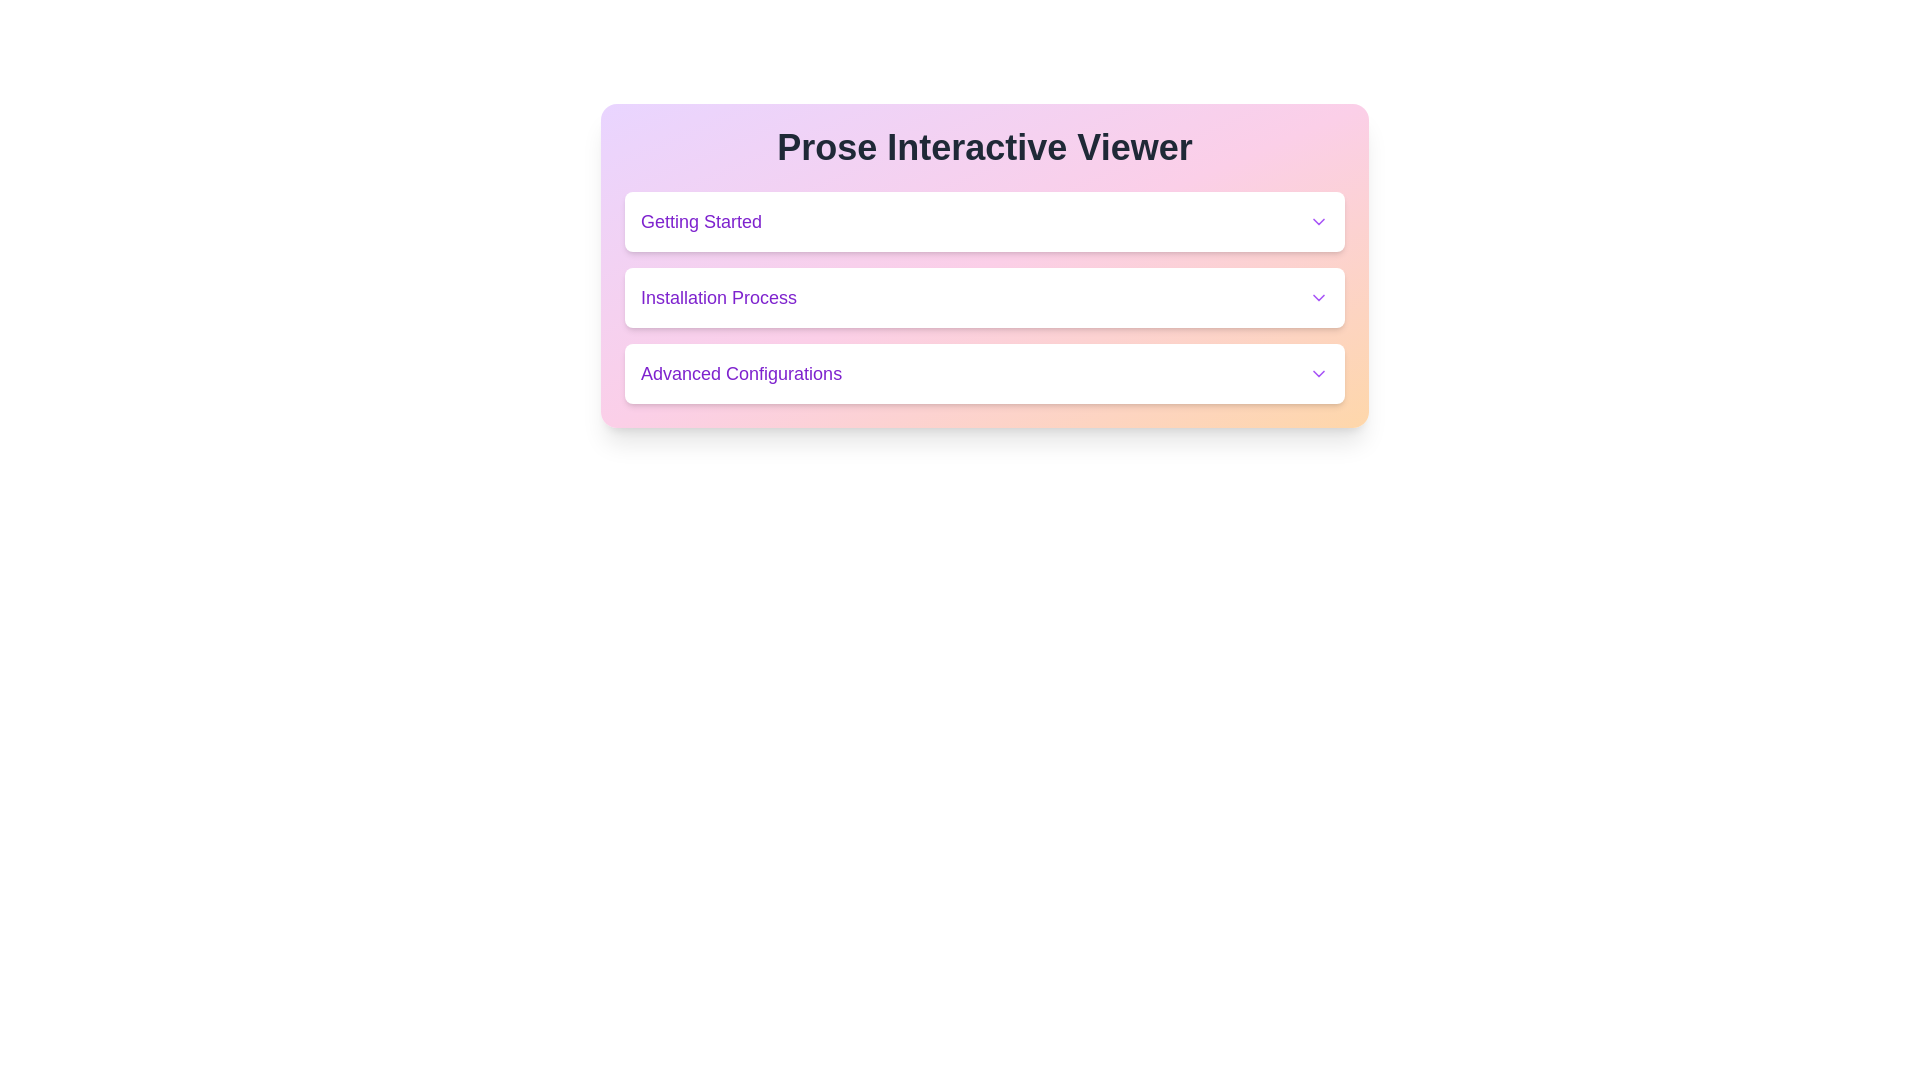  What do you see at coordinates (1319, 374) in the screenshot?
I see `the downward-pointing purple chevron icon located to the right of the text 'Advanced Configurations'` at bounding box center [1319, 374].